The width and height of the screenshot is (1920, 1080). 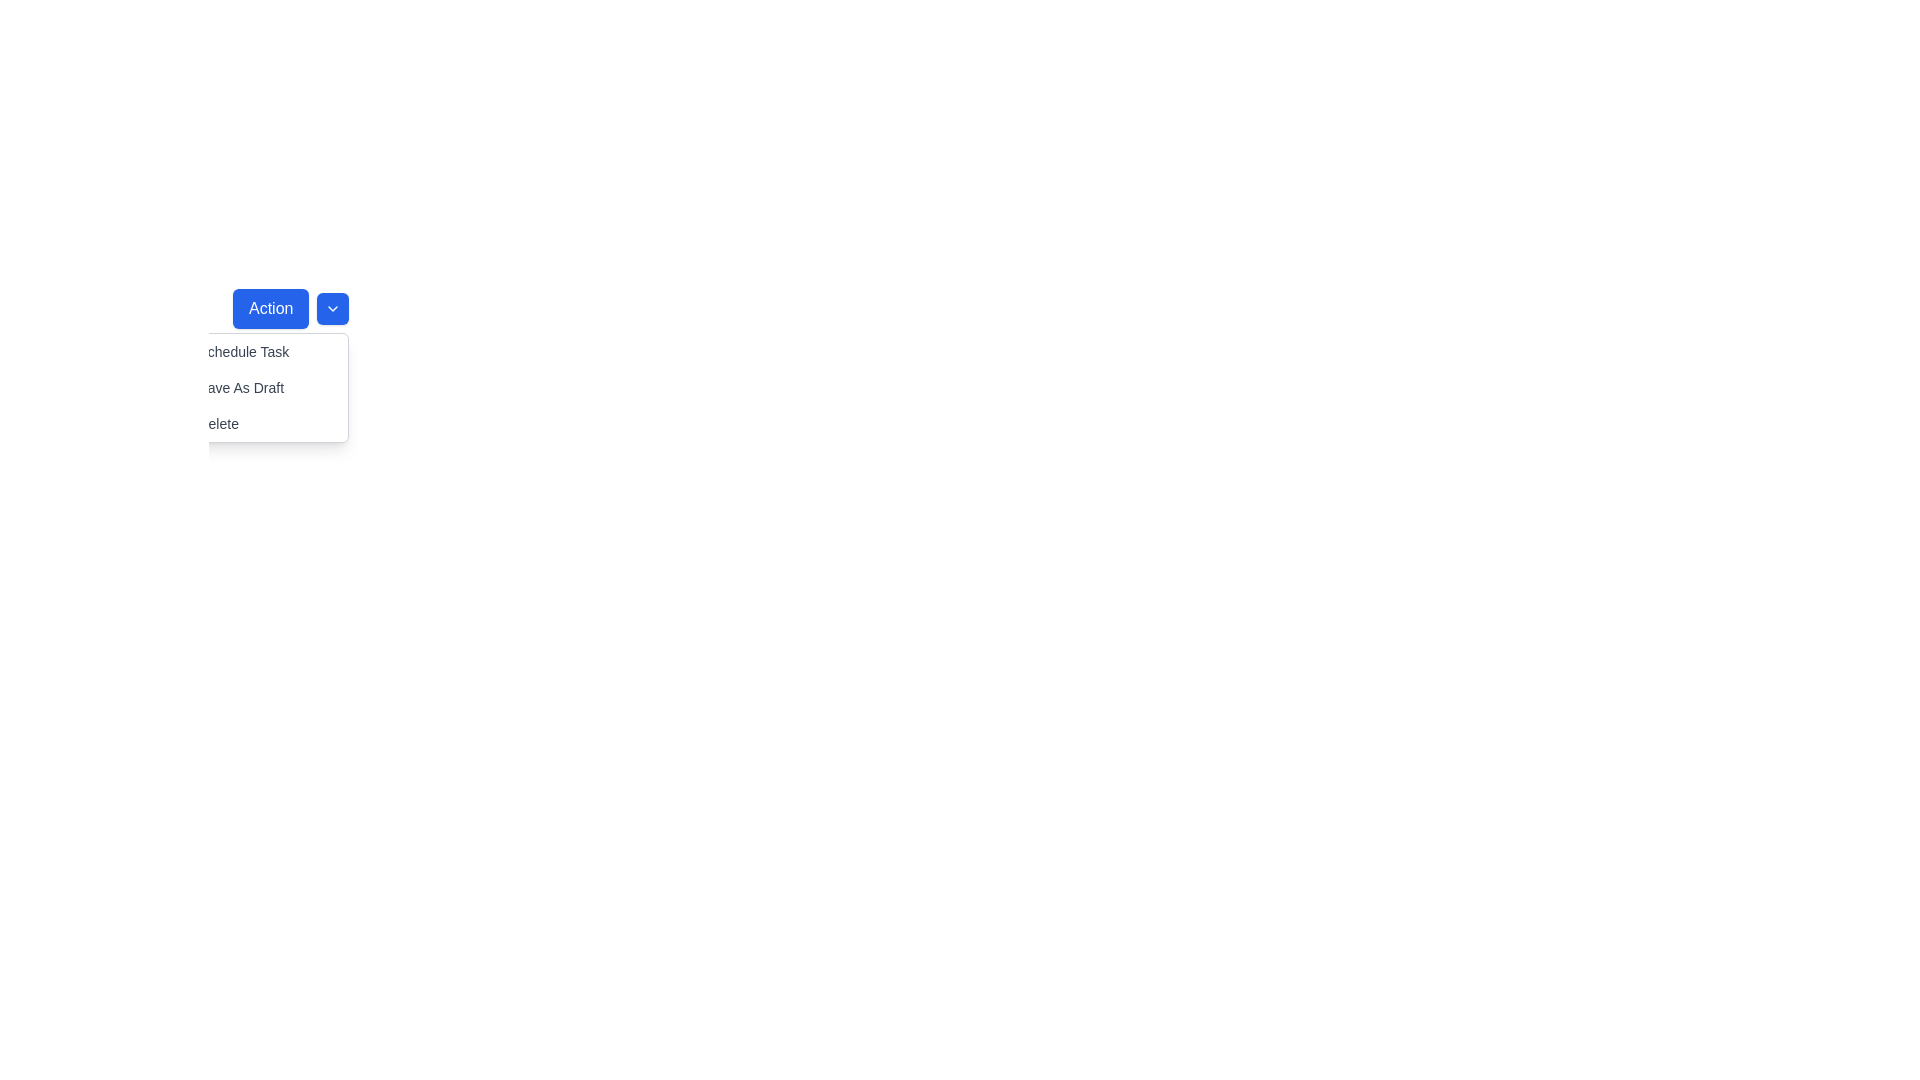 I want to click on the hollow circle element within the SVG graphic, which is styled minimally with a defined stroke and no fill, located slightly to the right of the dropdown menu associated with the 'Action' button, so click(x=182, y=350).